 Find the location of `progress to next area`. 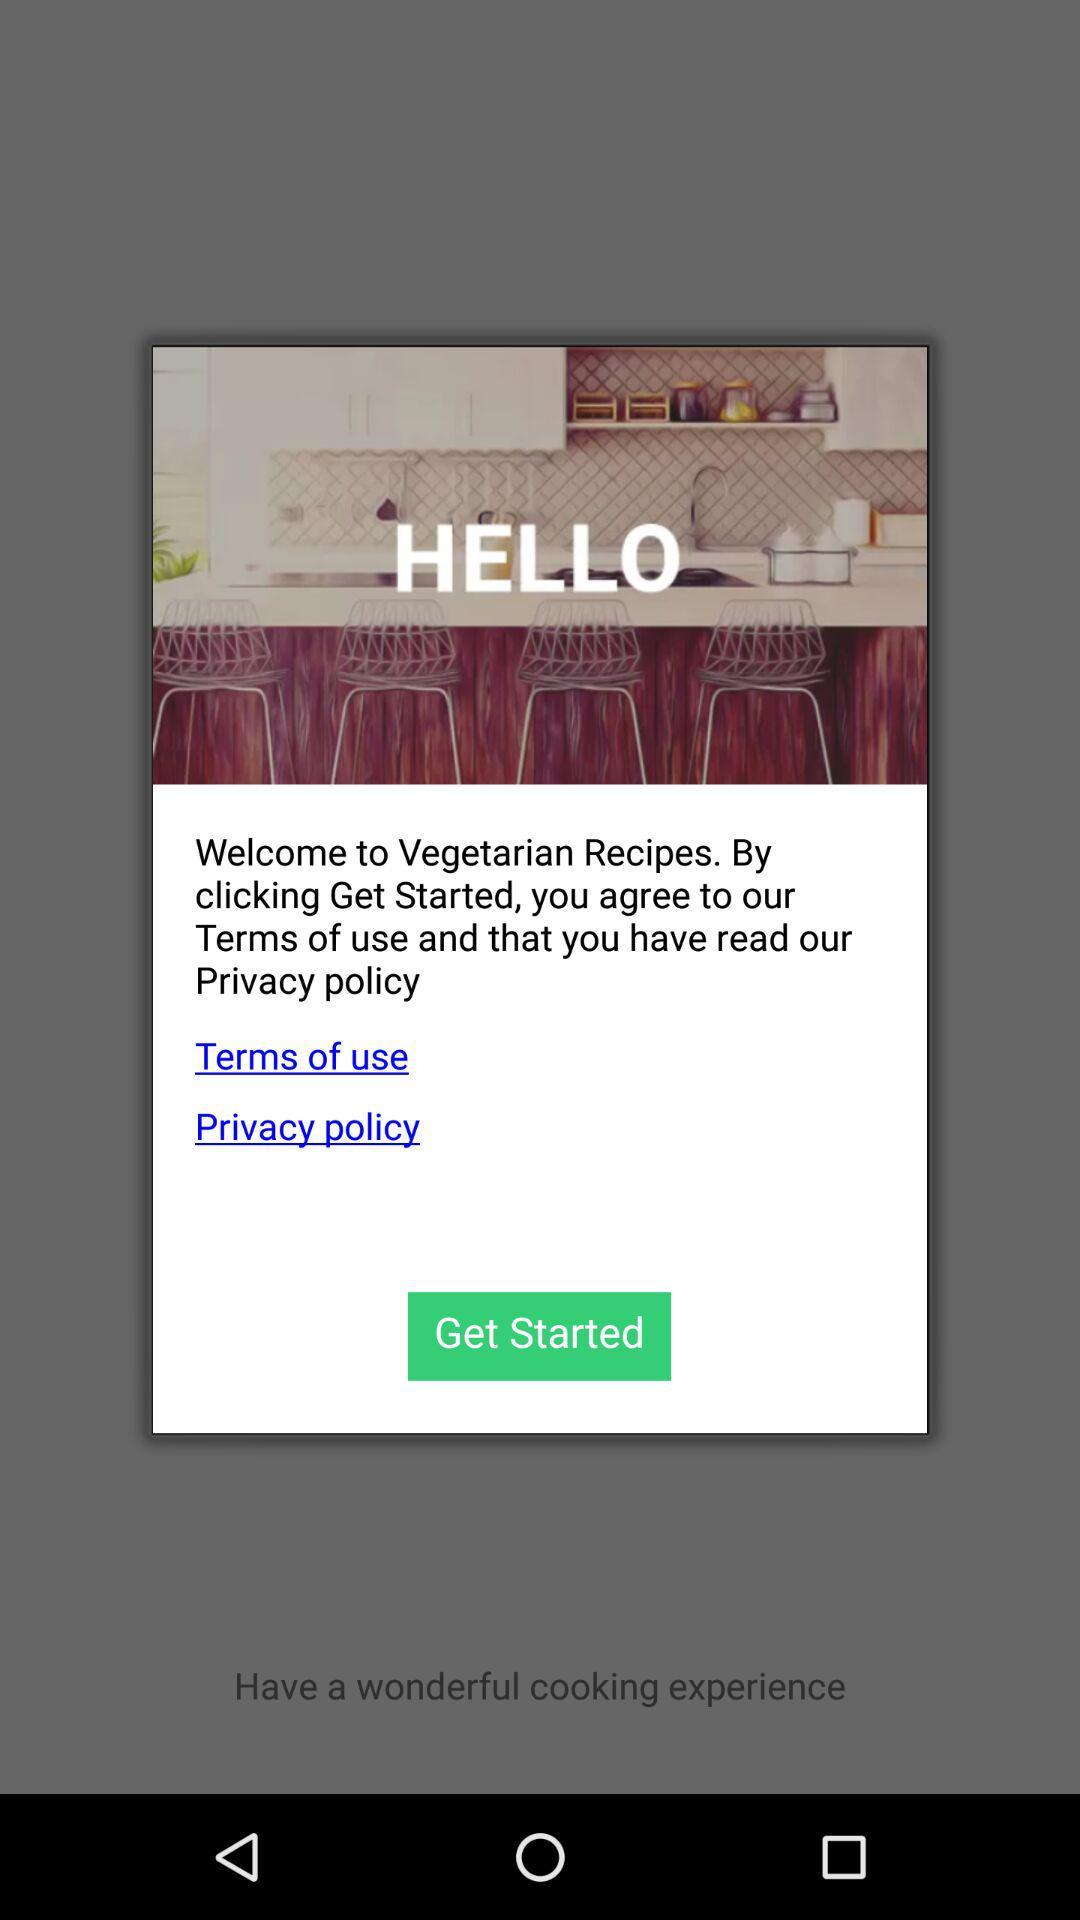

progress to next area is located at coordinates (538, 1336).